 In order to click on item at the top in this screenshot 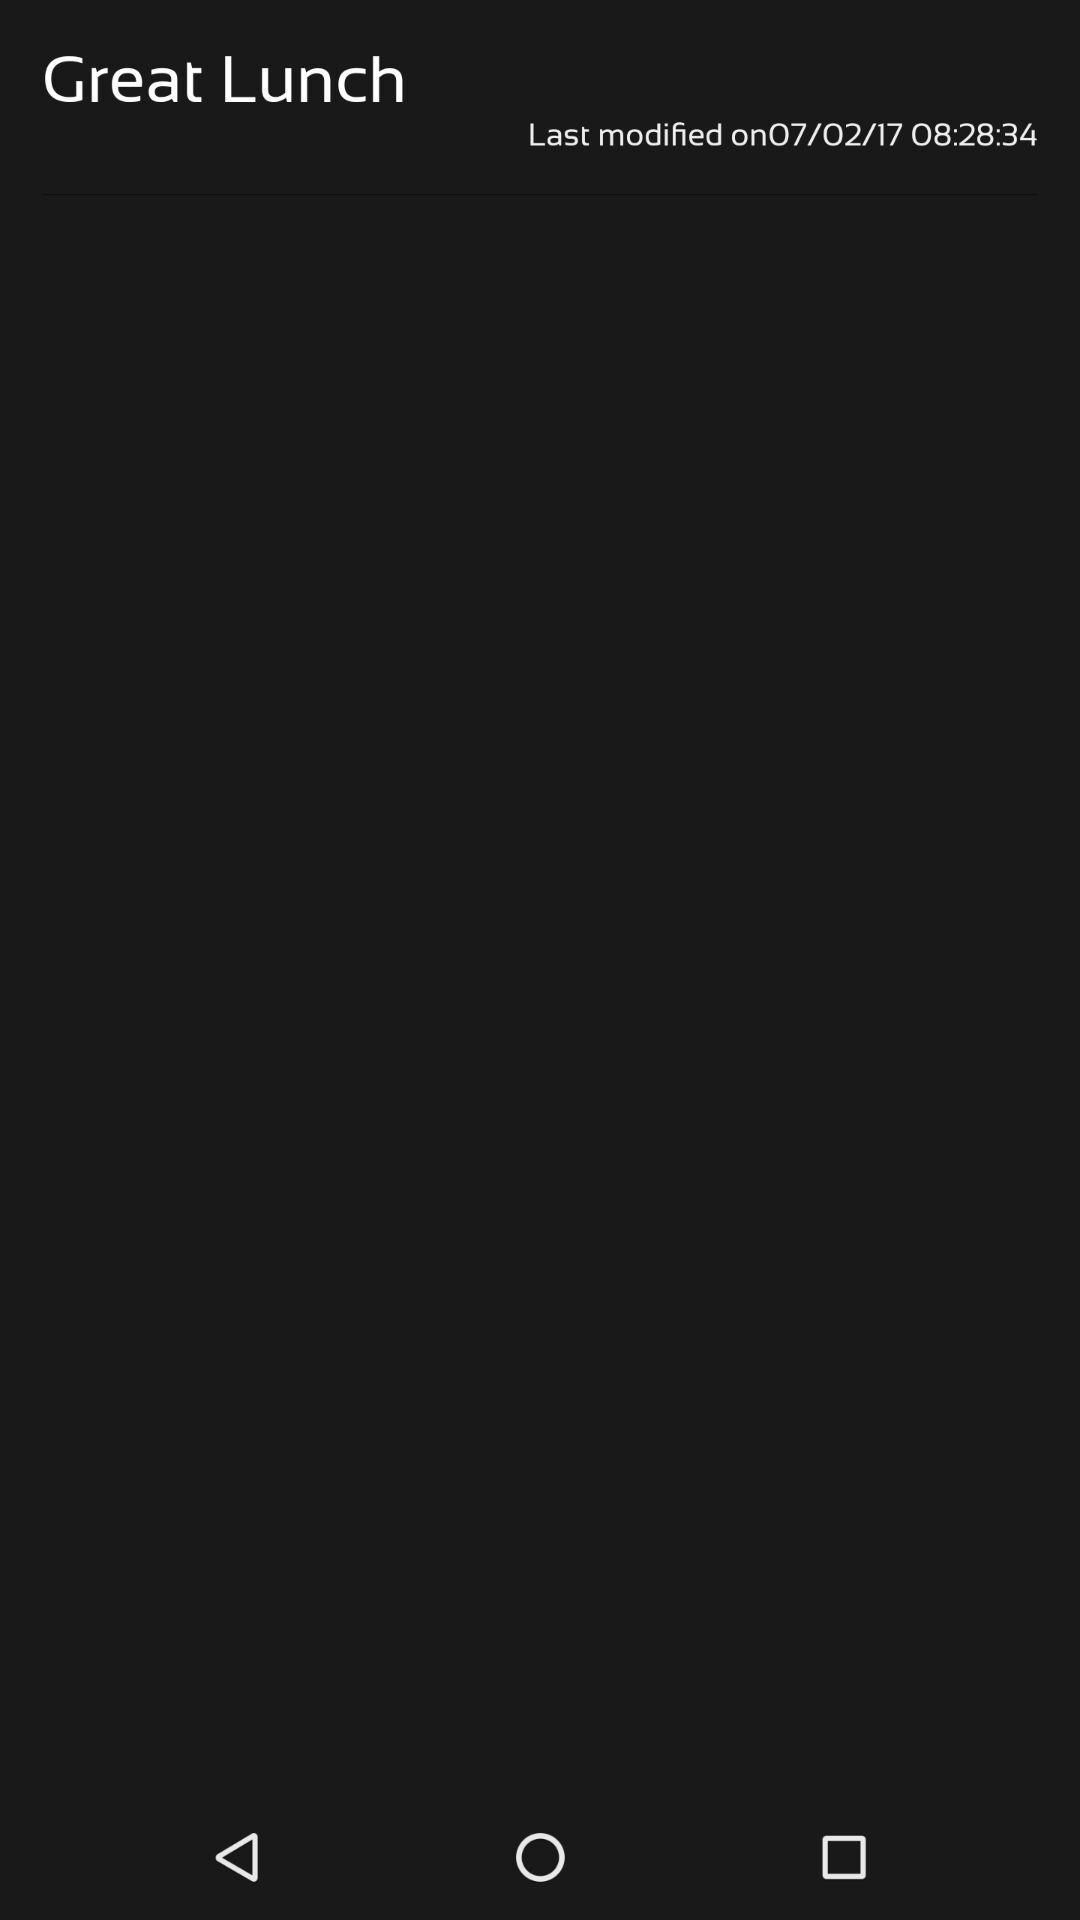, I will do `click(540, 133)`.